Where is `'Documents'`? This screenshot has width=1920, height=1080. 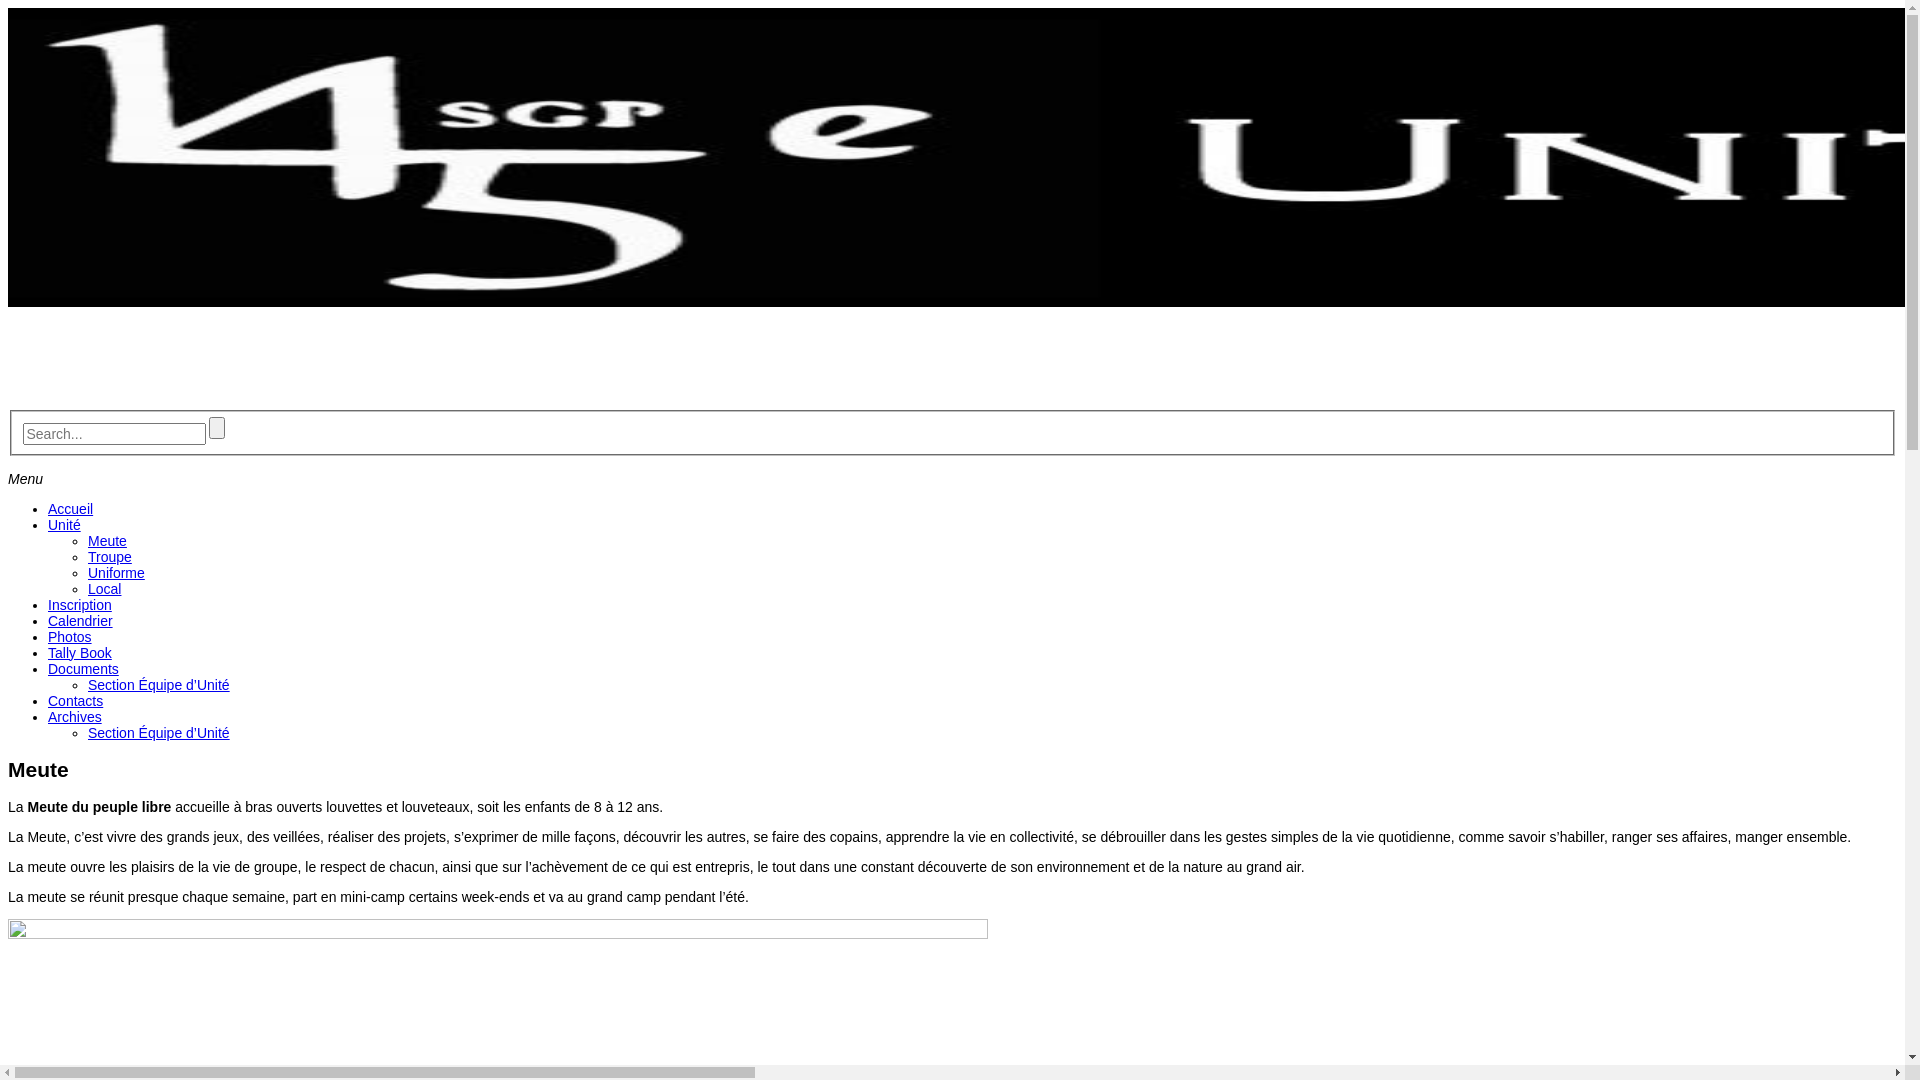 'Documents' is located at coordinates (82, 668).